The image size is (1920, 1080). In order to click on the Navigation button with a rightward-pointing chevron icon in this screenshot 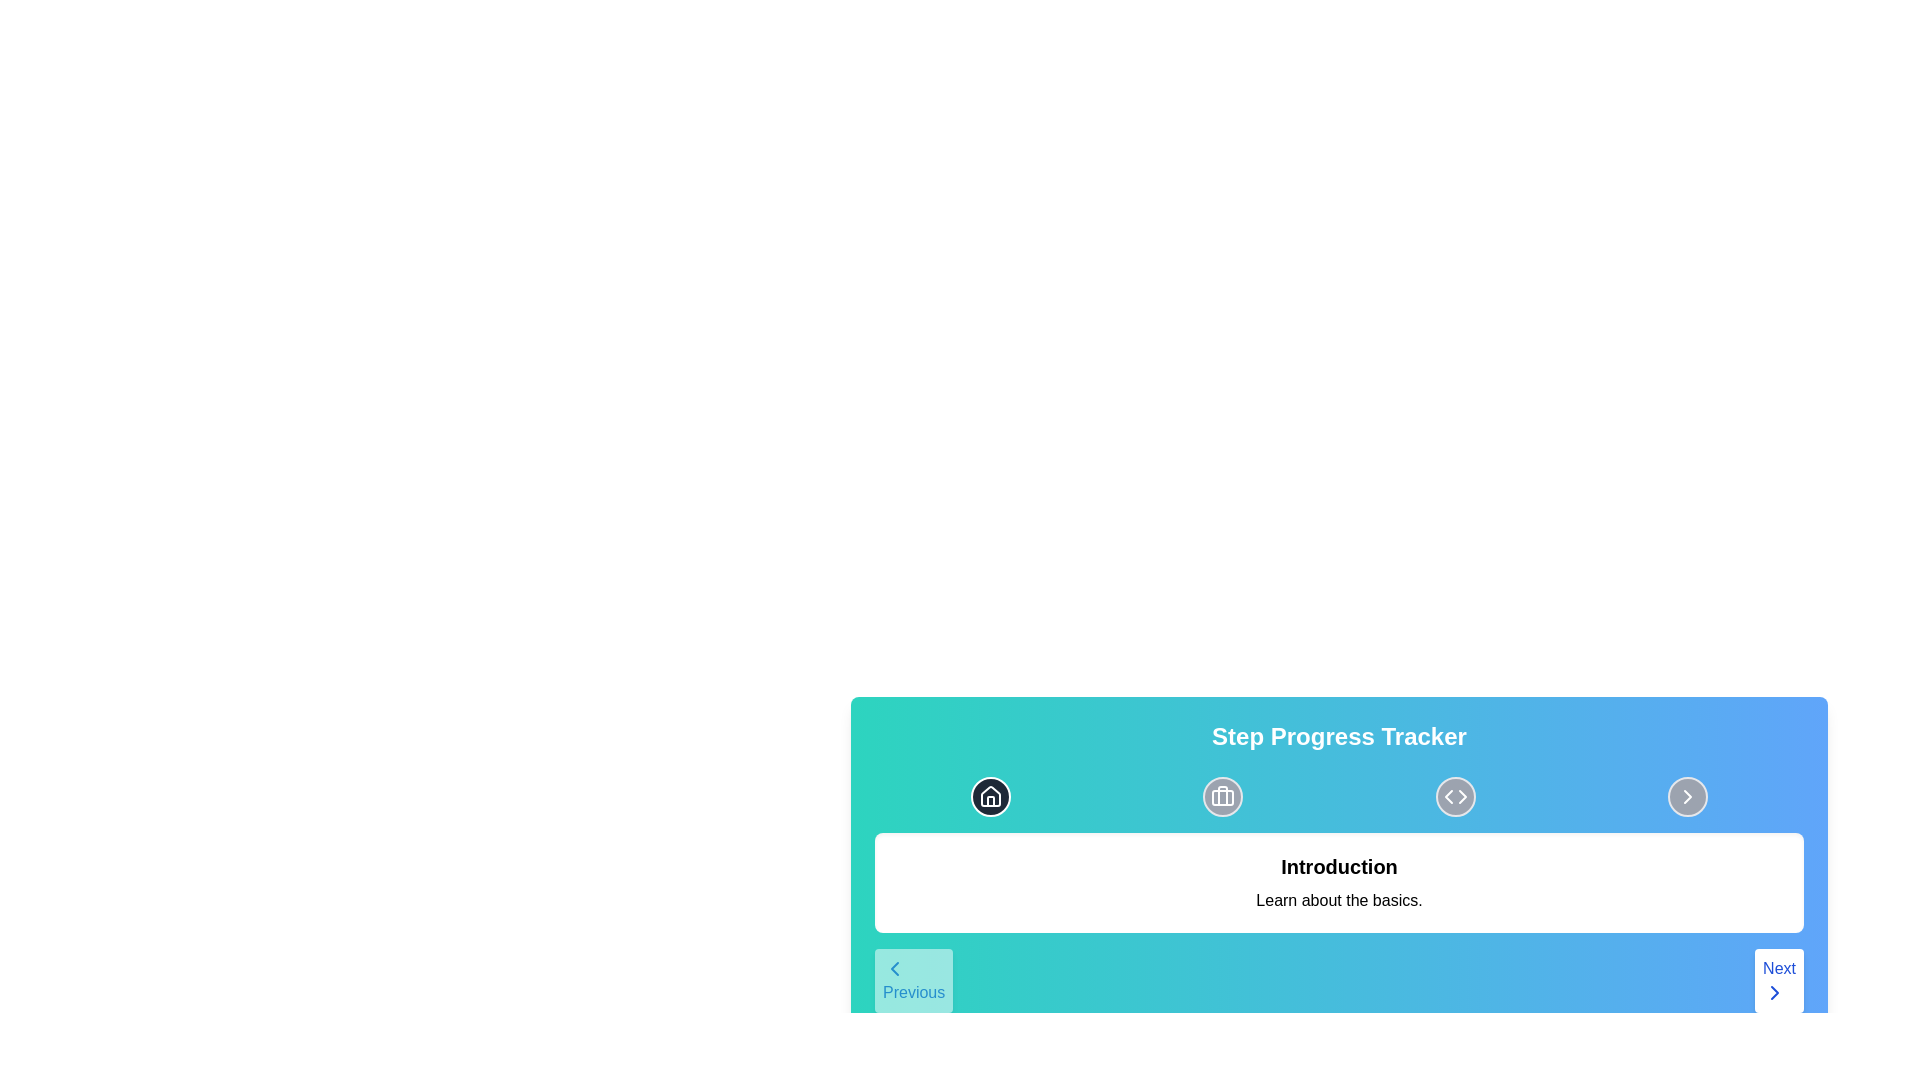, I will do `click(1686, 796)`.